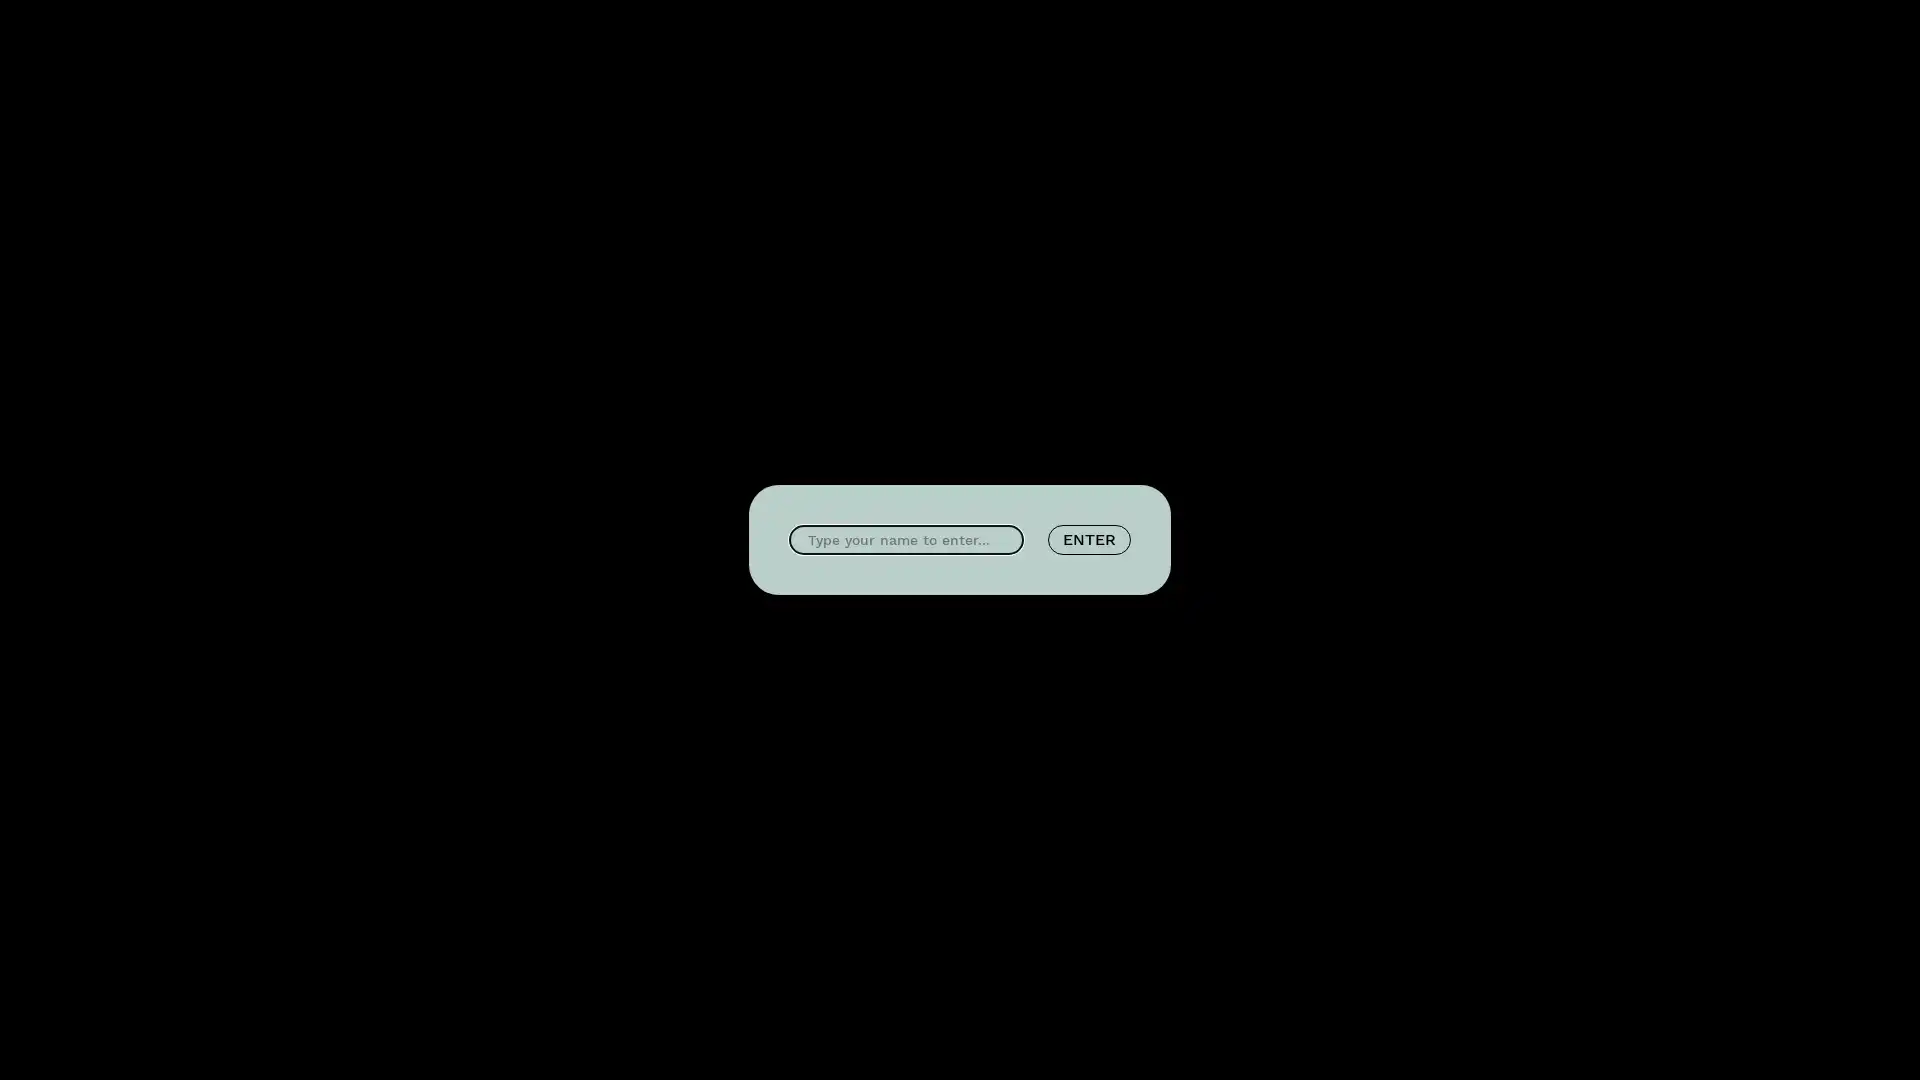  Describe the element at coordinates (1088, 540) in the screenshot. I see `Submit username` at that location.